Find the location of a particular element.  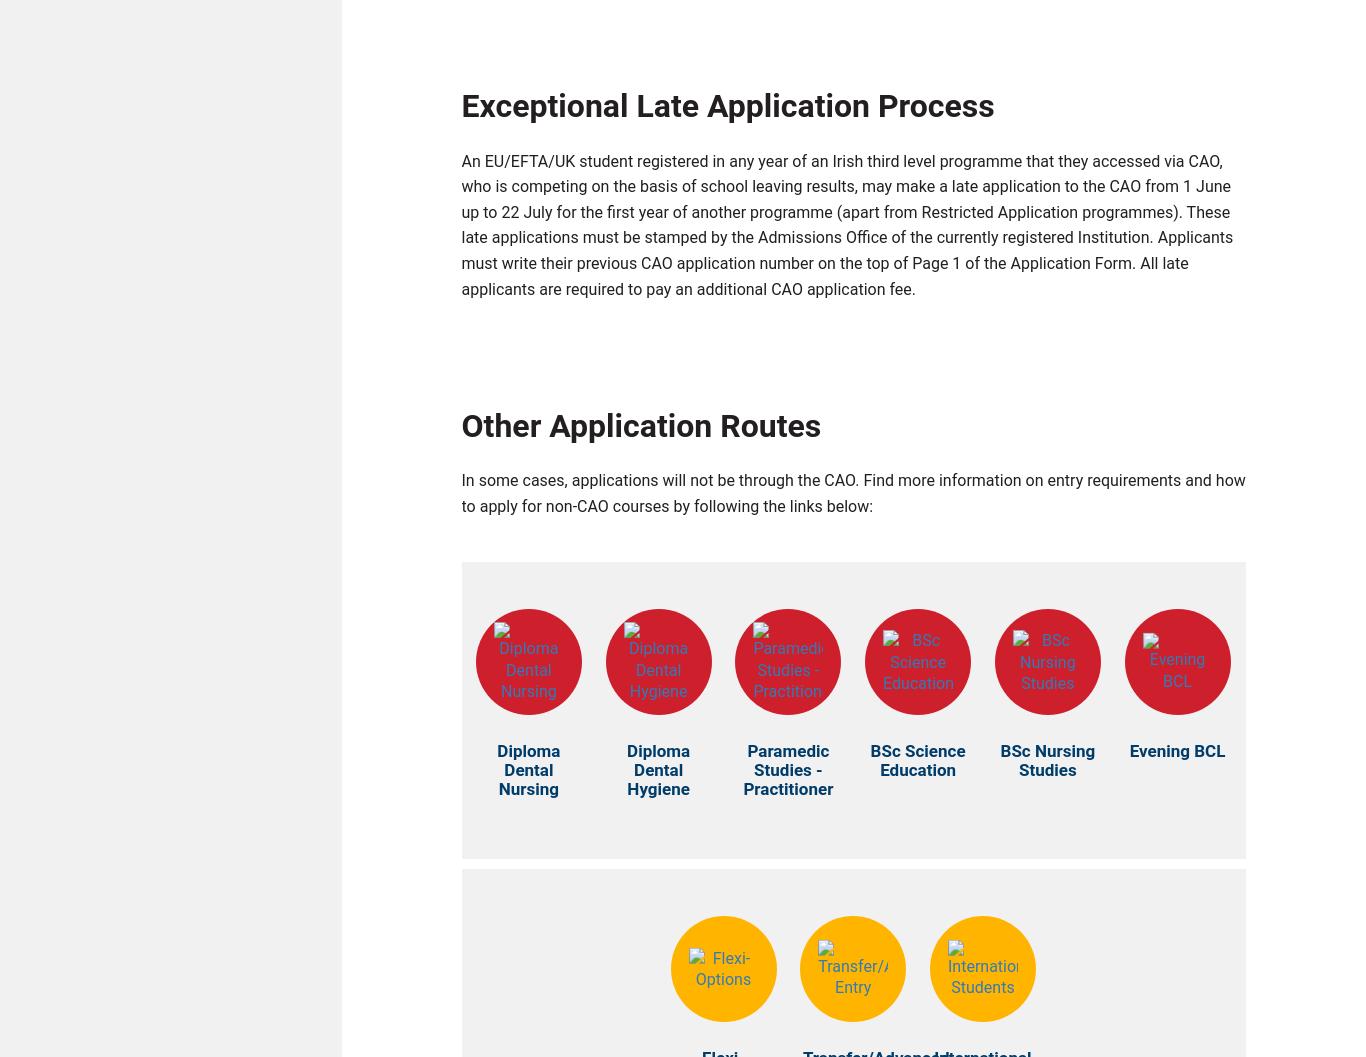

'Evening BCL' is located at coordinates (1176, 755).